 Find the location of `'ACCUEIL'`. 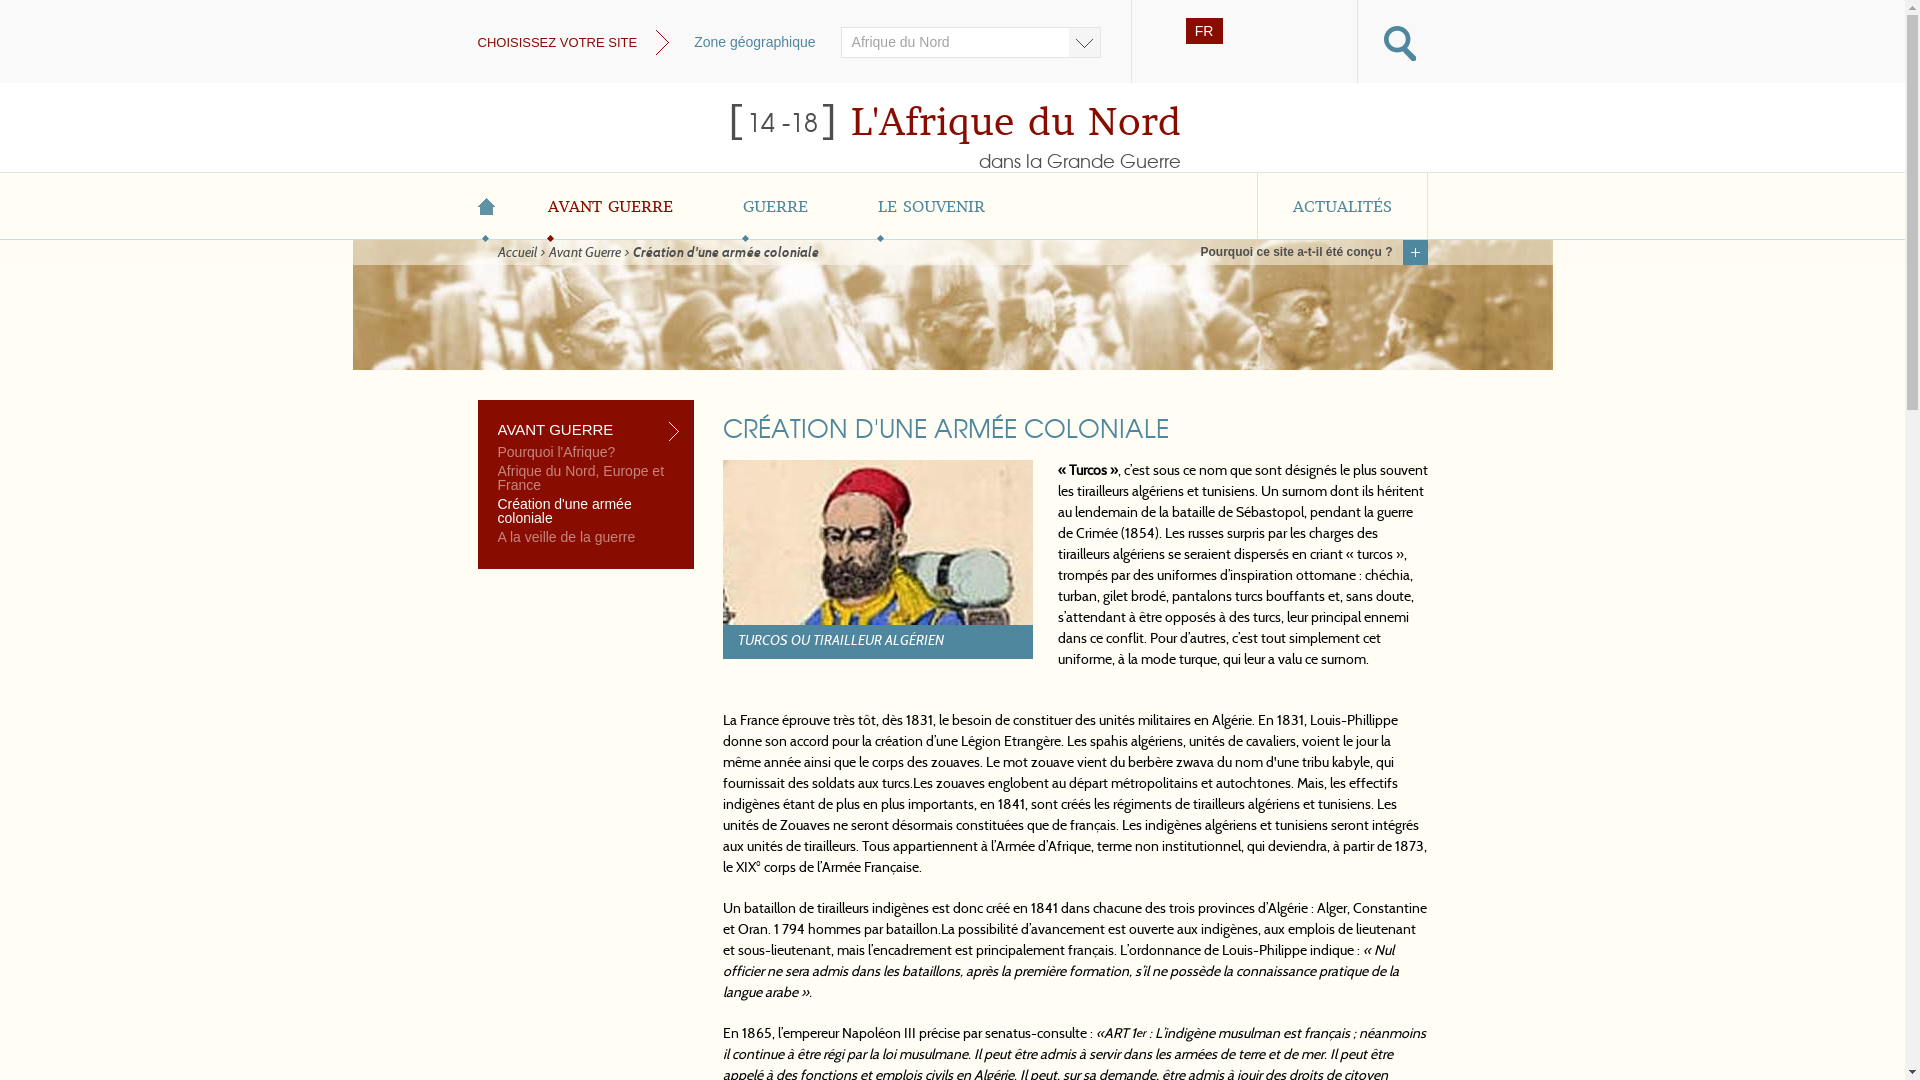

'ACCUEIL' is located at coordinates (495, 205).